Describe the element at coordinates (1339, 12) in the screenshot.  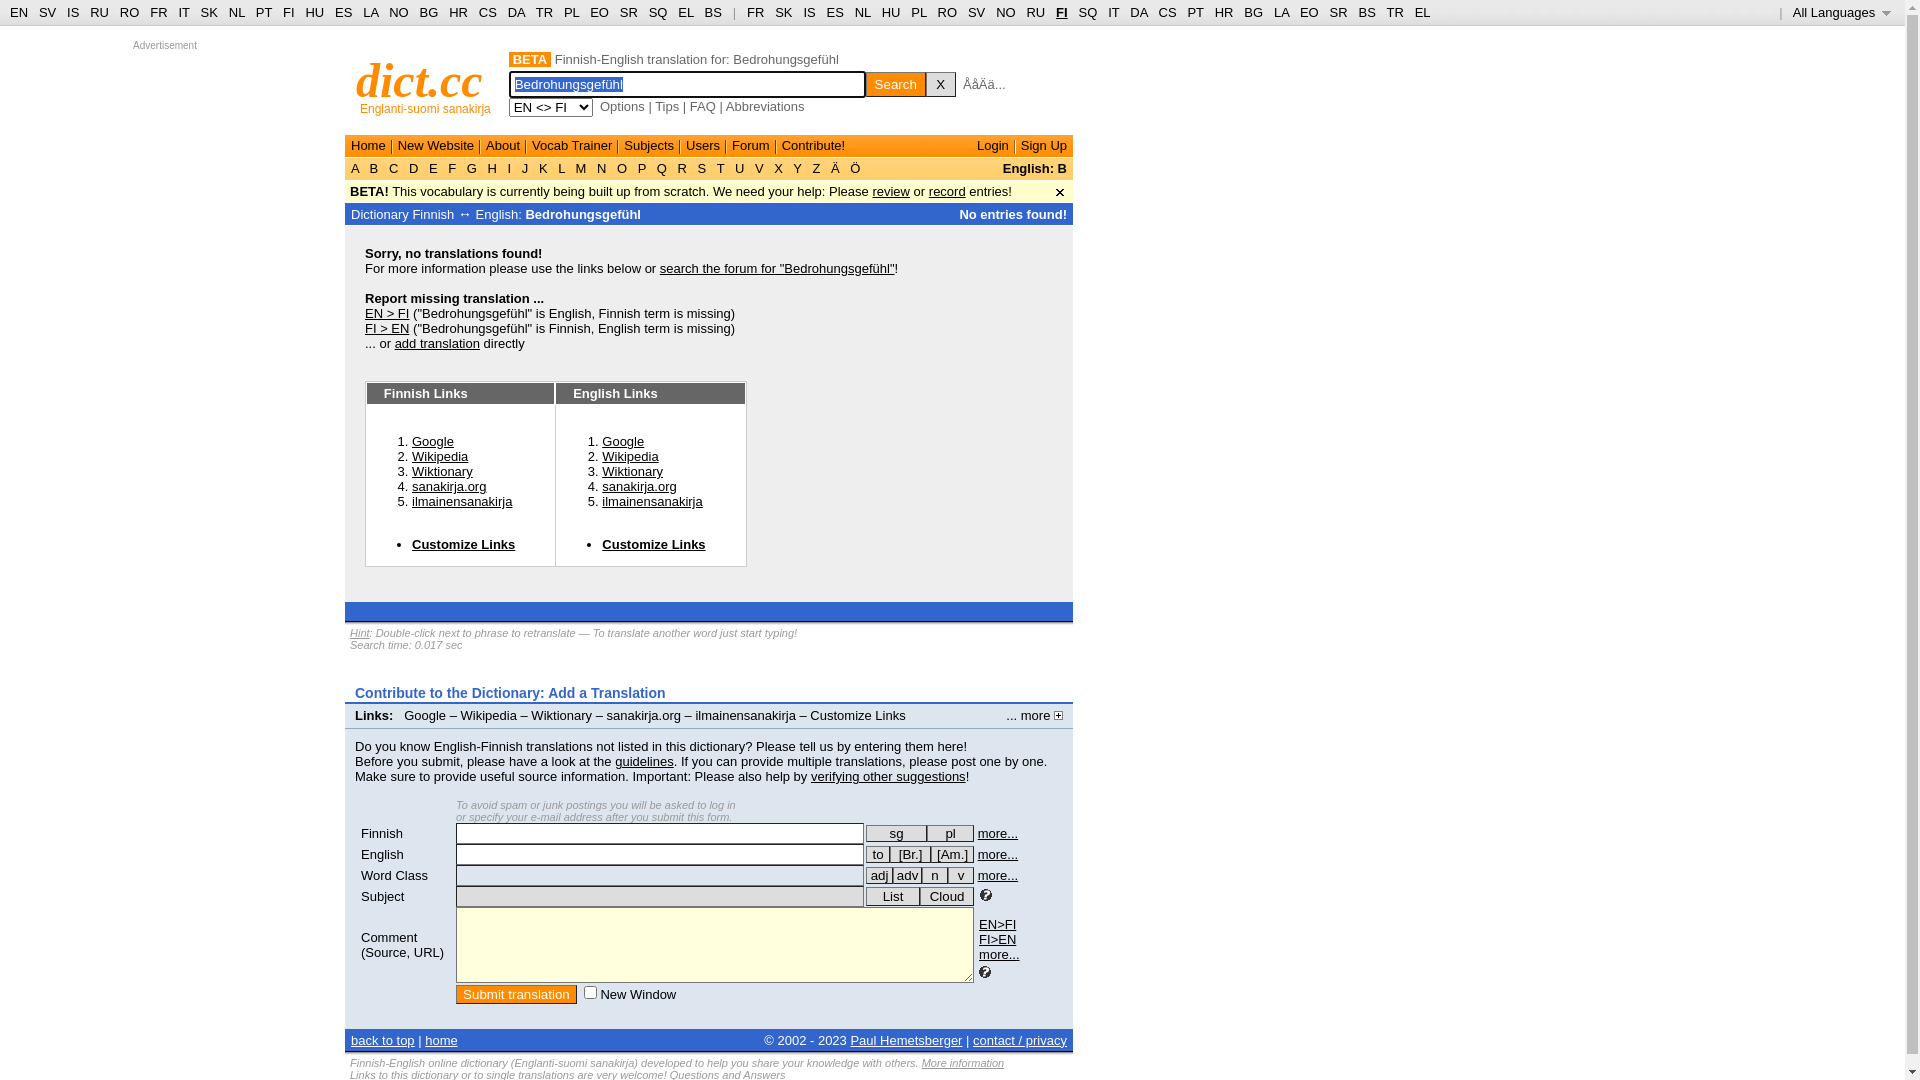
I see `'SR'` at that location.